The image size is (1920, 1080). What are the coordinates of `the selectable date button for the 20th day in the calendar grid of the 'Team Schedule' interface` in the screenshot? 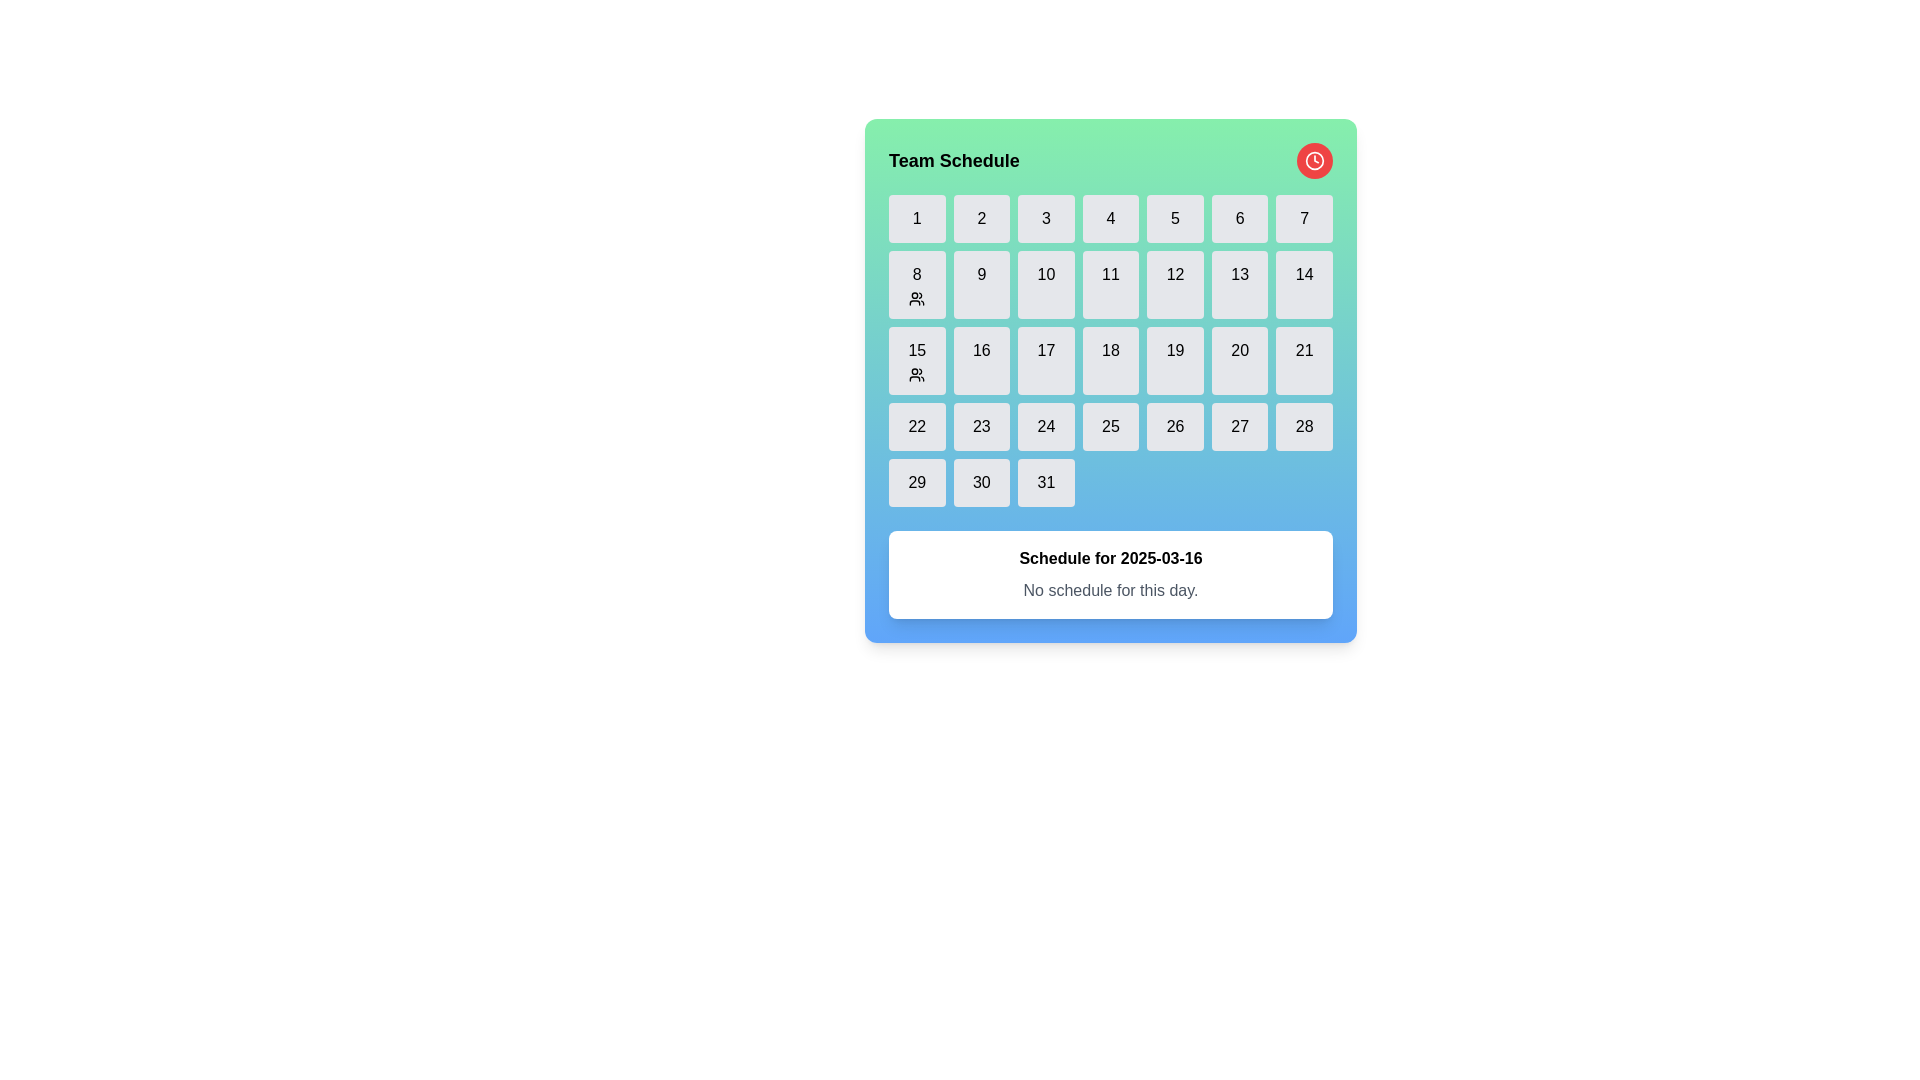 It's located at (1238, 350).